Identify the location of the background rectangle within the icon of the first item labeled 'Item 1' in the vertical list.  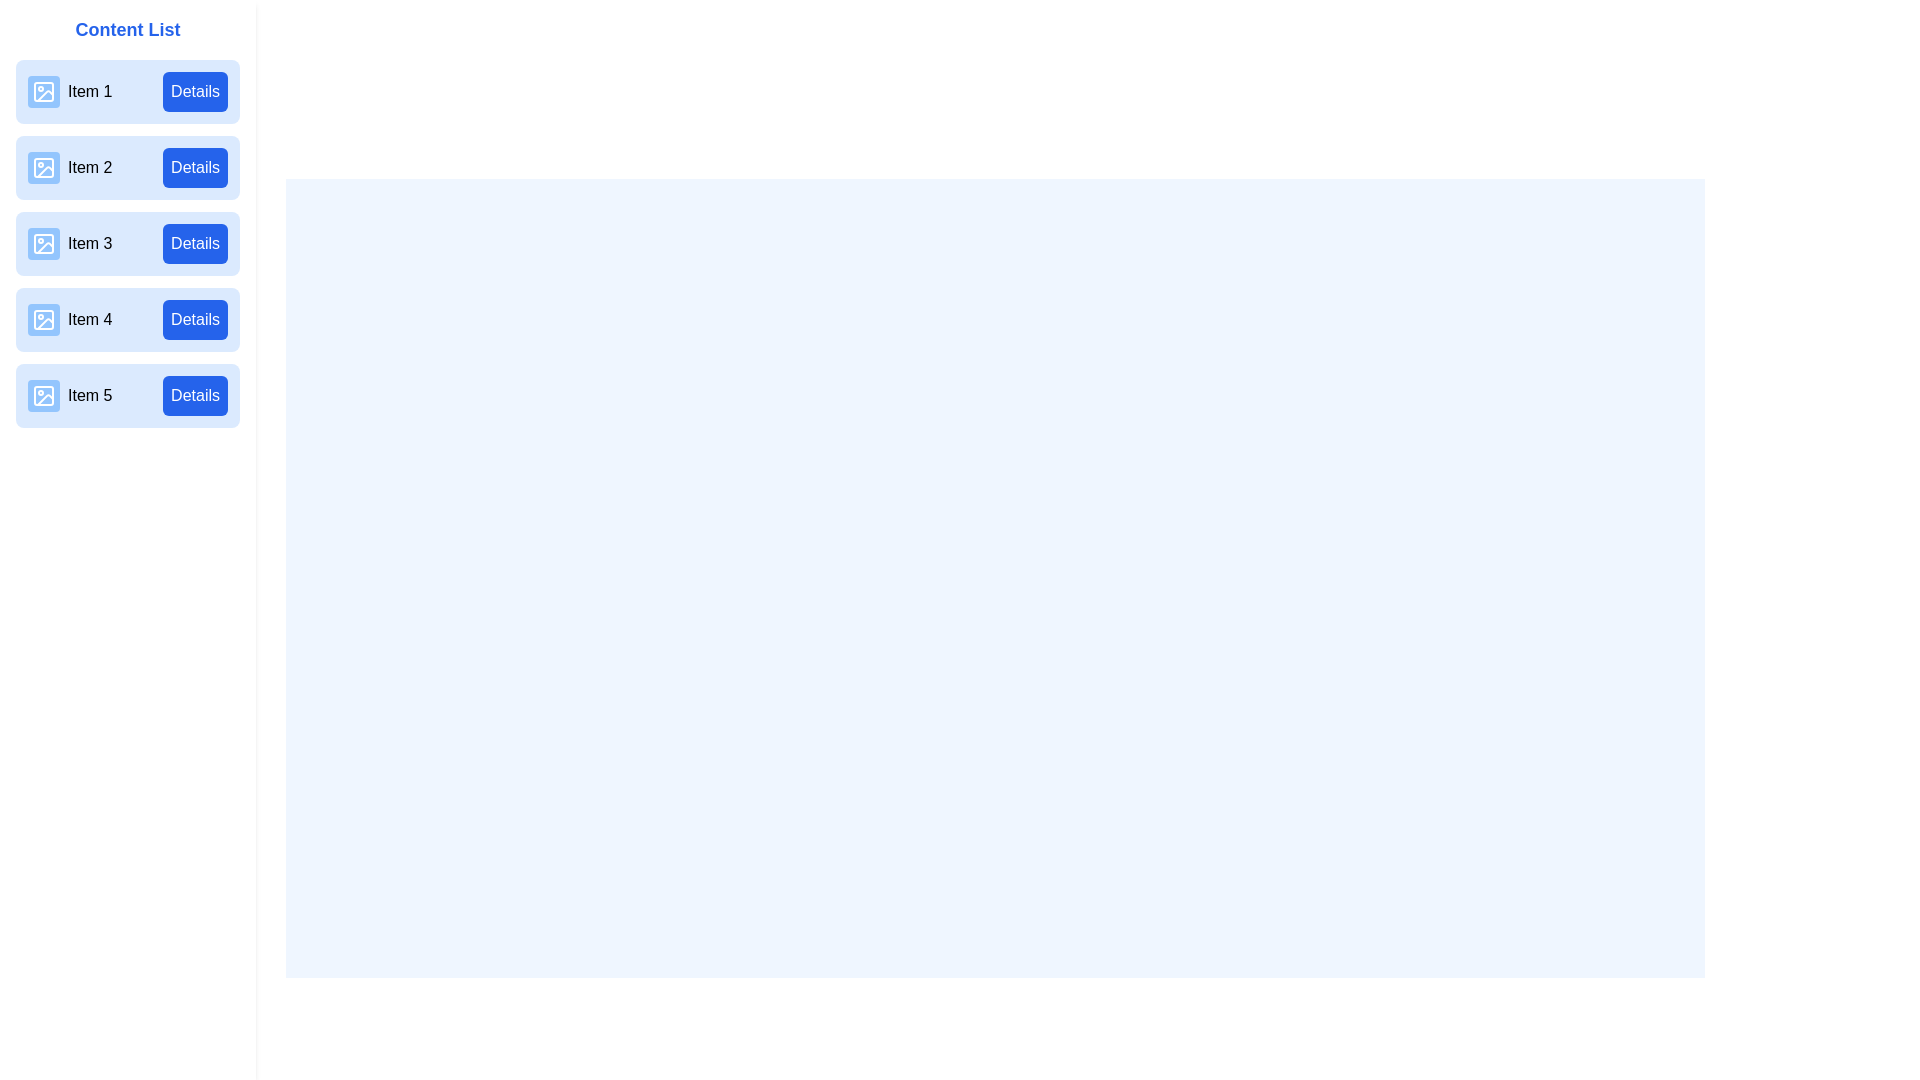
(43, 92).